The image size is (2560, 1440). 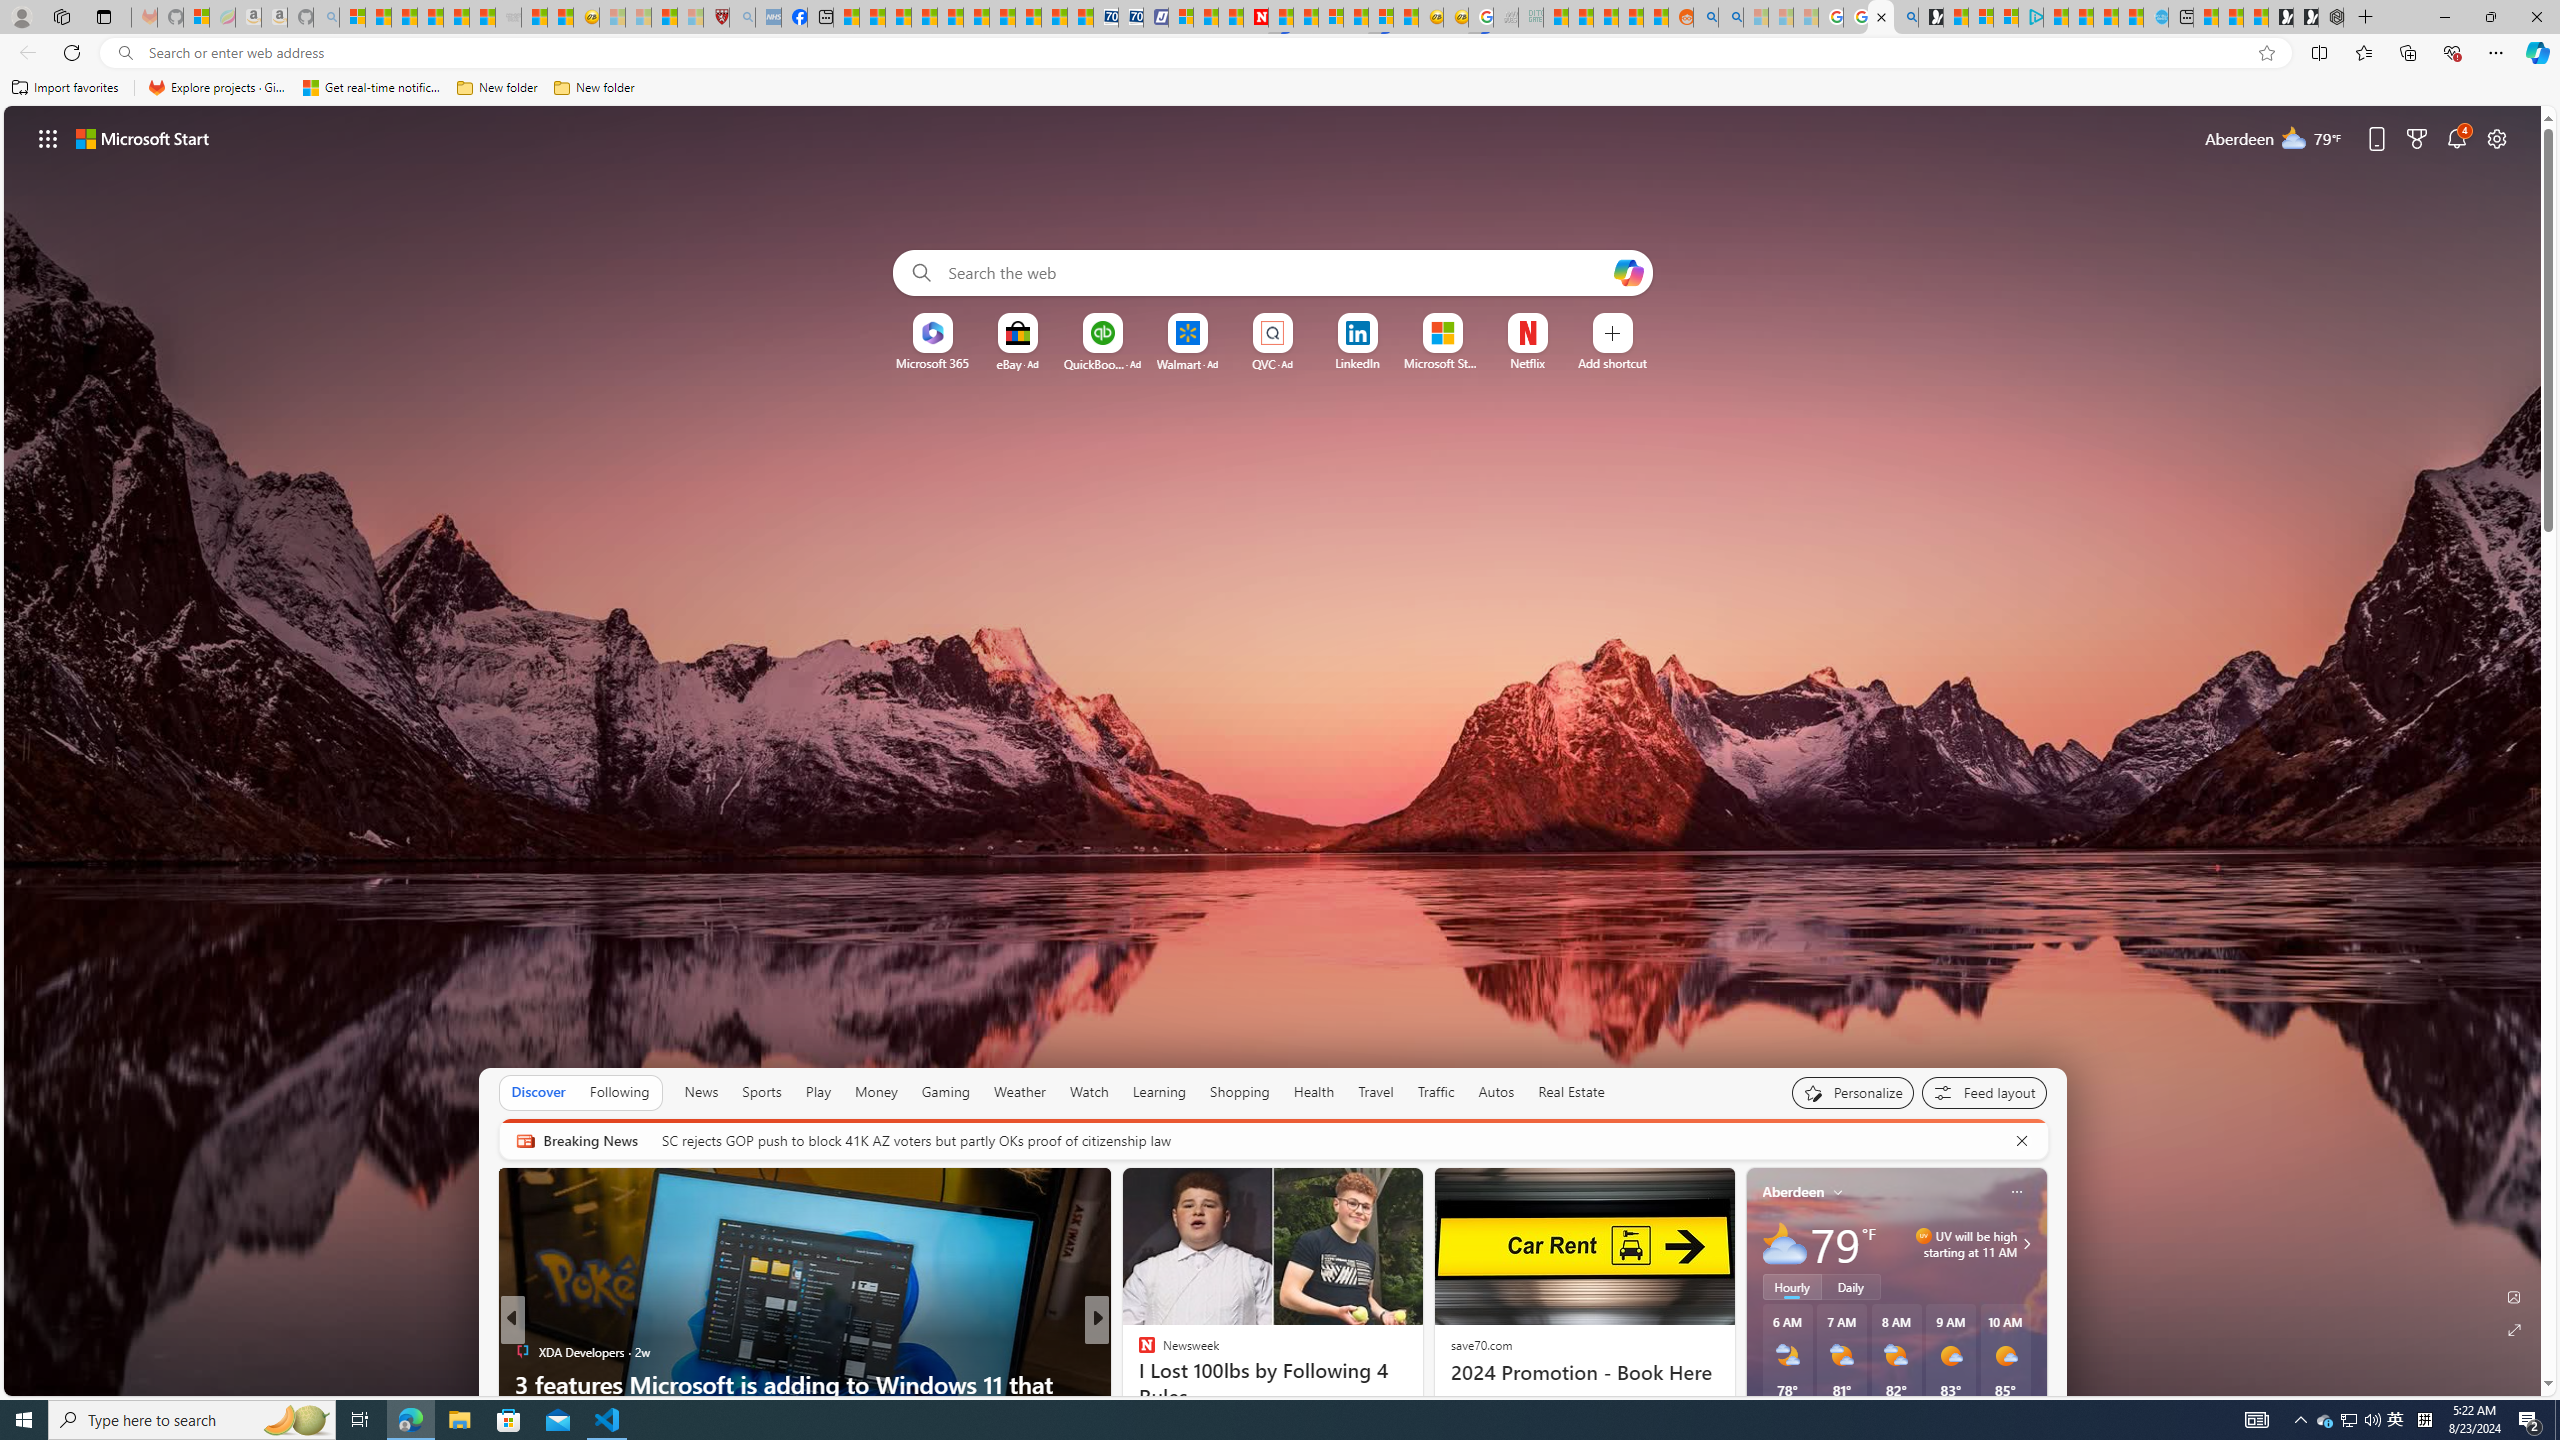 What do you see at coordinates (2515, 1295) in the screenshot?
I see `'Edit Background'` at bounding box center [2515, 1295].